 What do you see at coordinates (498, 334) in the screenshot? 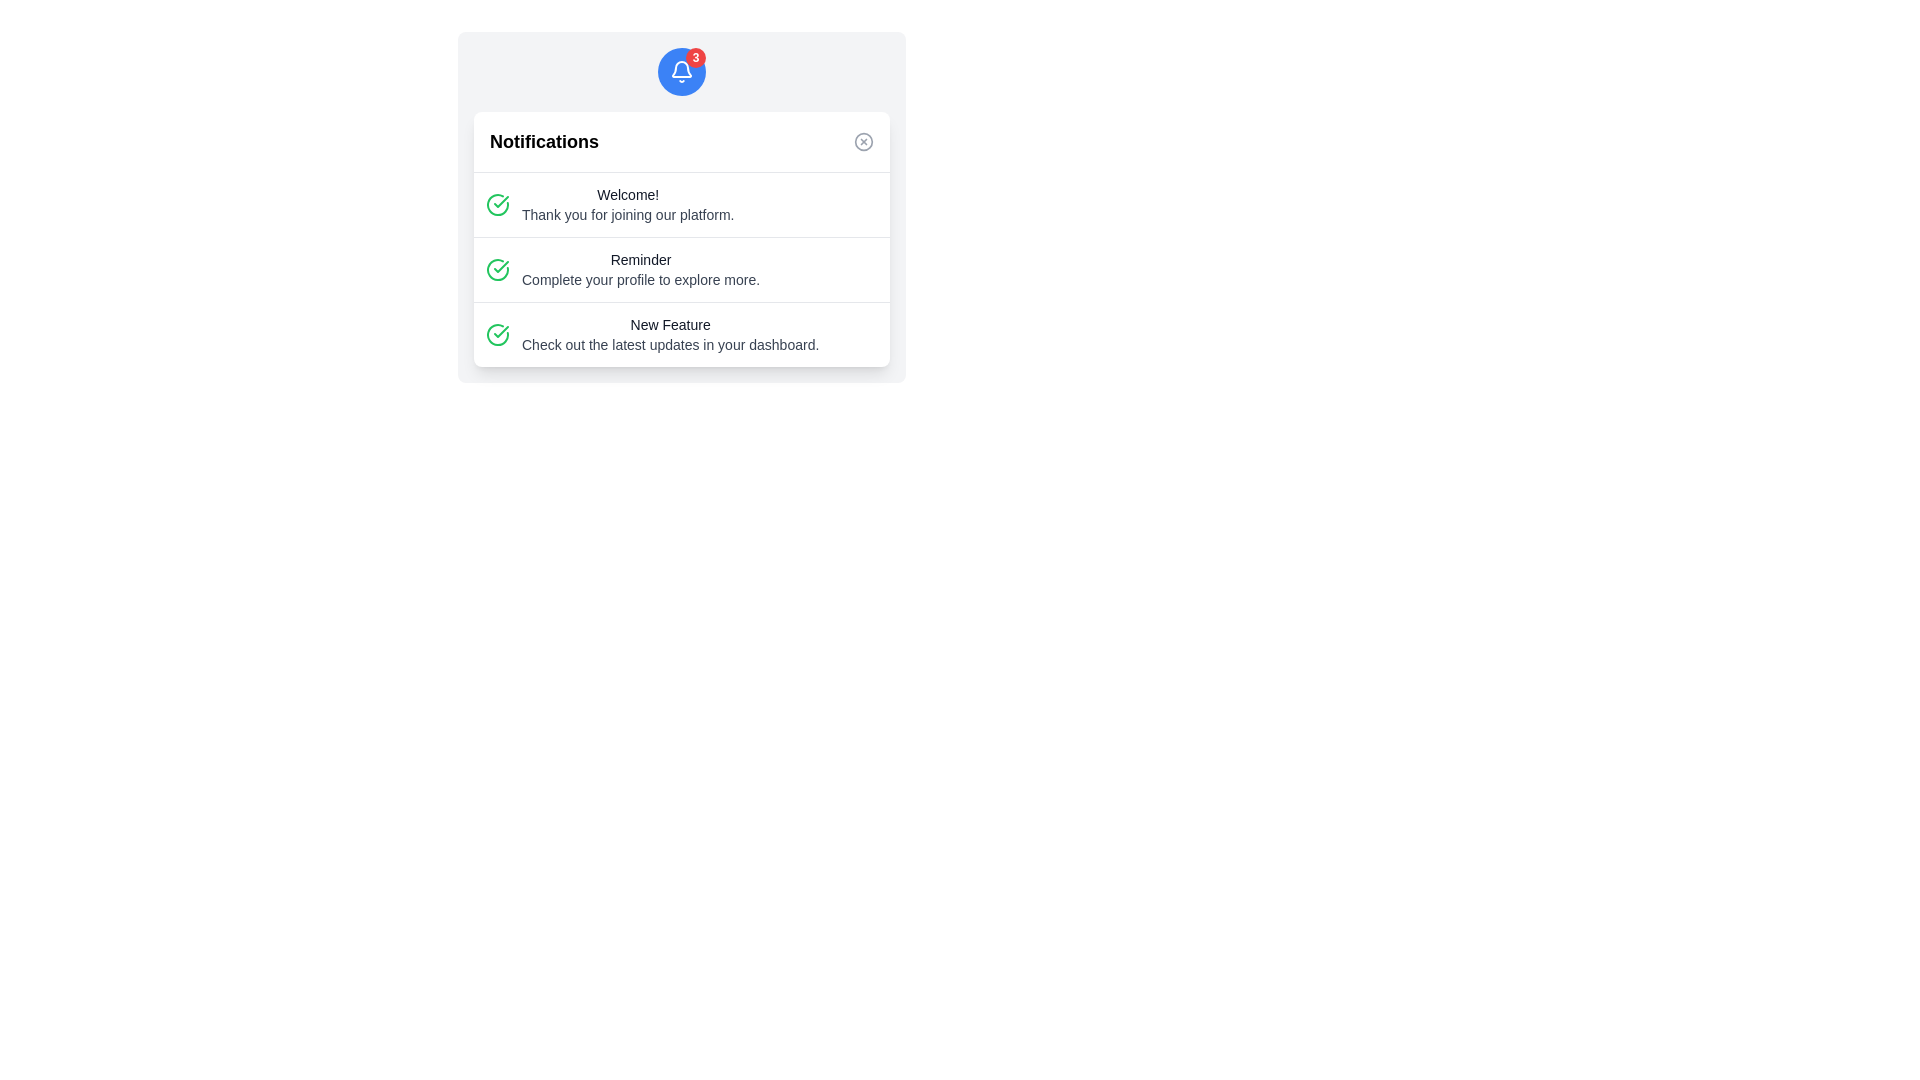
I see `the icon that indicates the notification item has been marked as completed, located to the left of the third notification item labeled 'New Feature'` at bounding box center [498, 334].